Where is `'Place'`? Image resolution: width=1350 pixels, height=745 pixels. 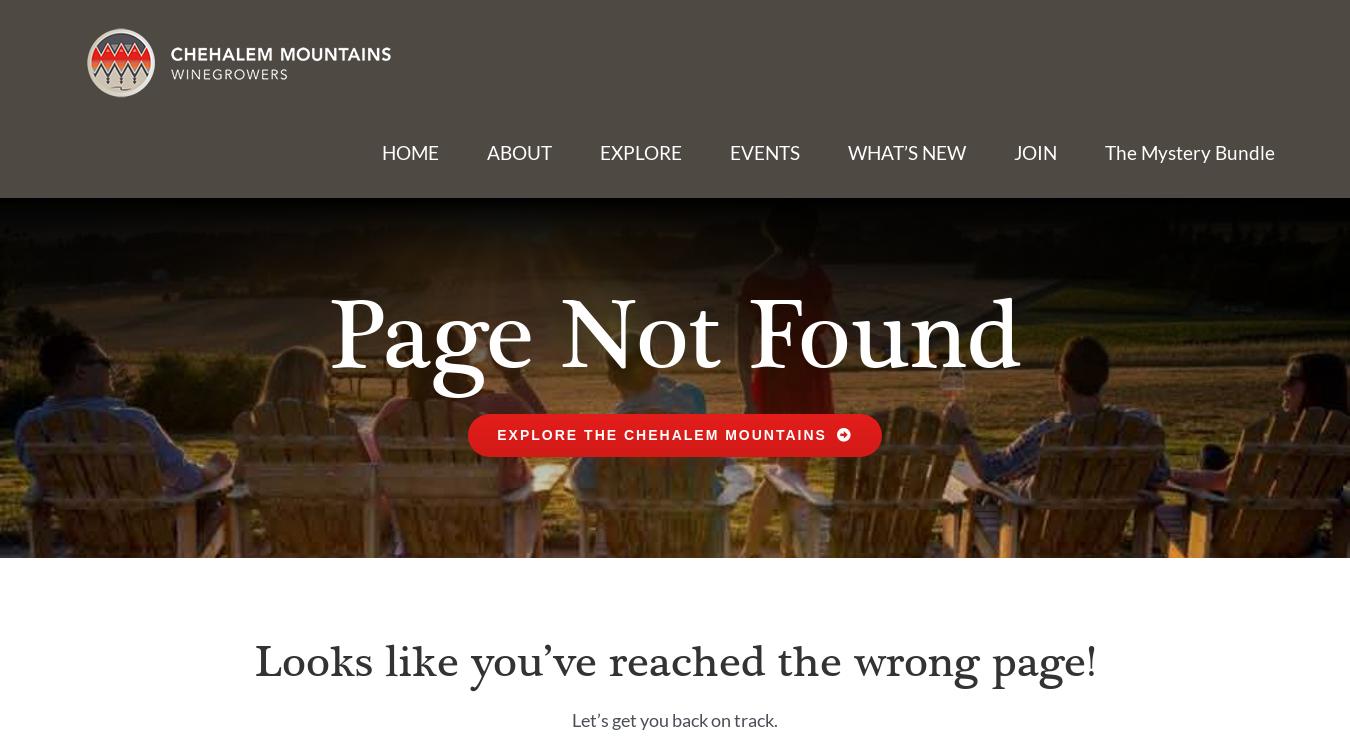 'Place' is located at coordinates (524, 266).